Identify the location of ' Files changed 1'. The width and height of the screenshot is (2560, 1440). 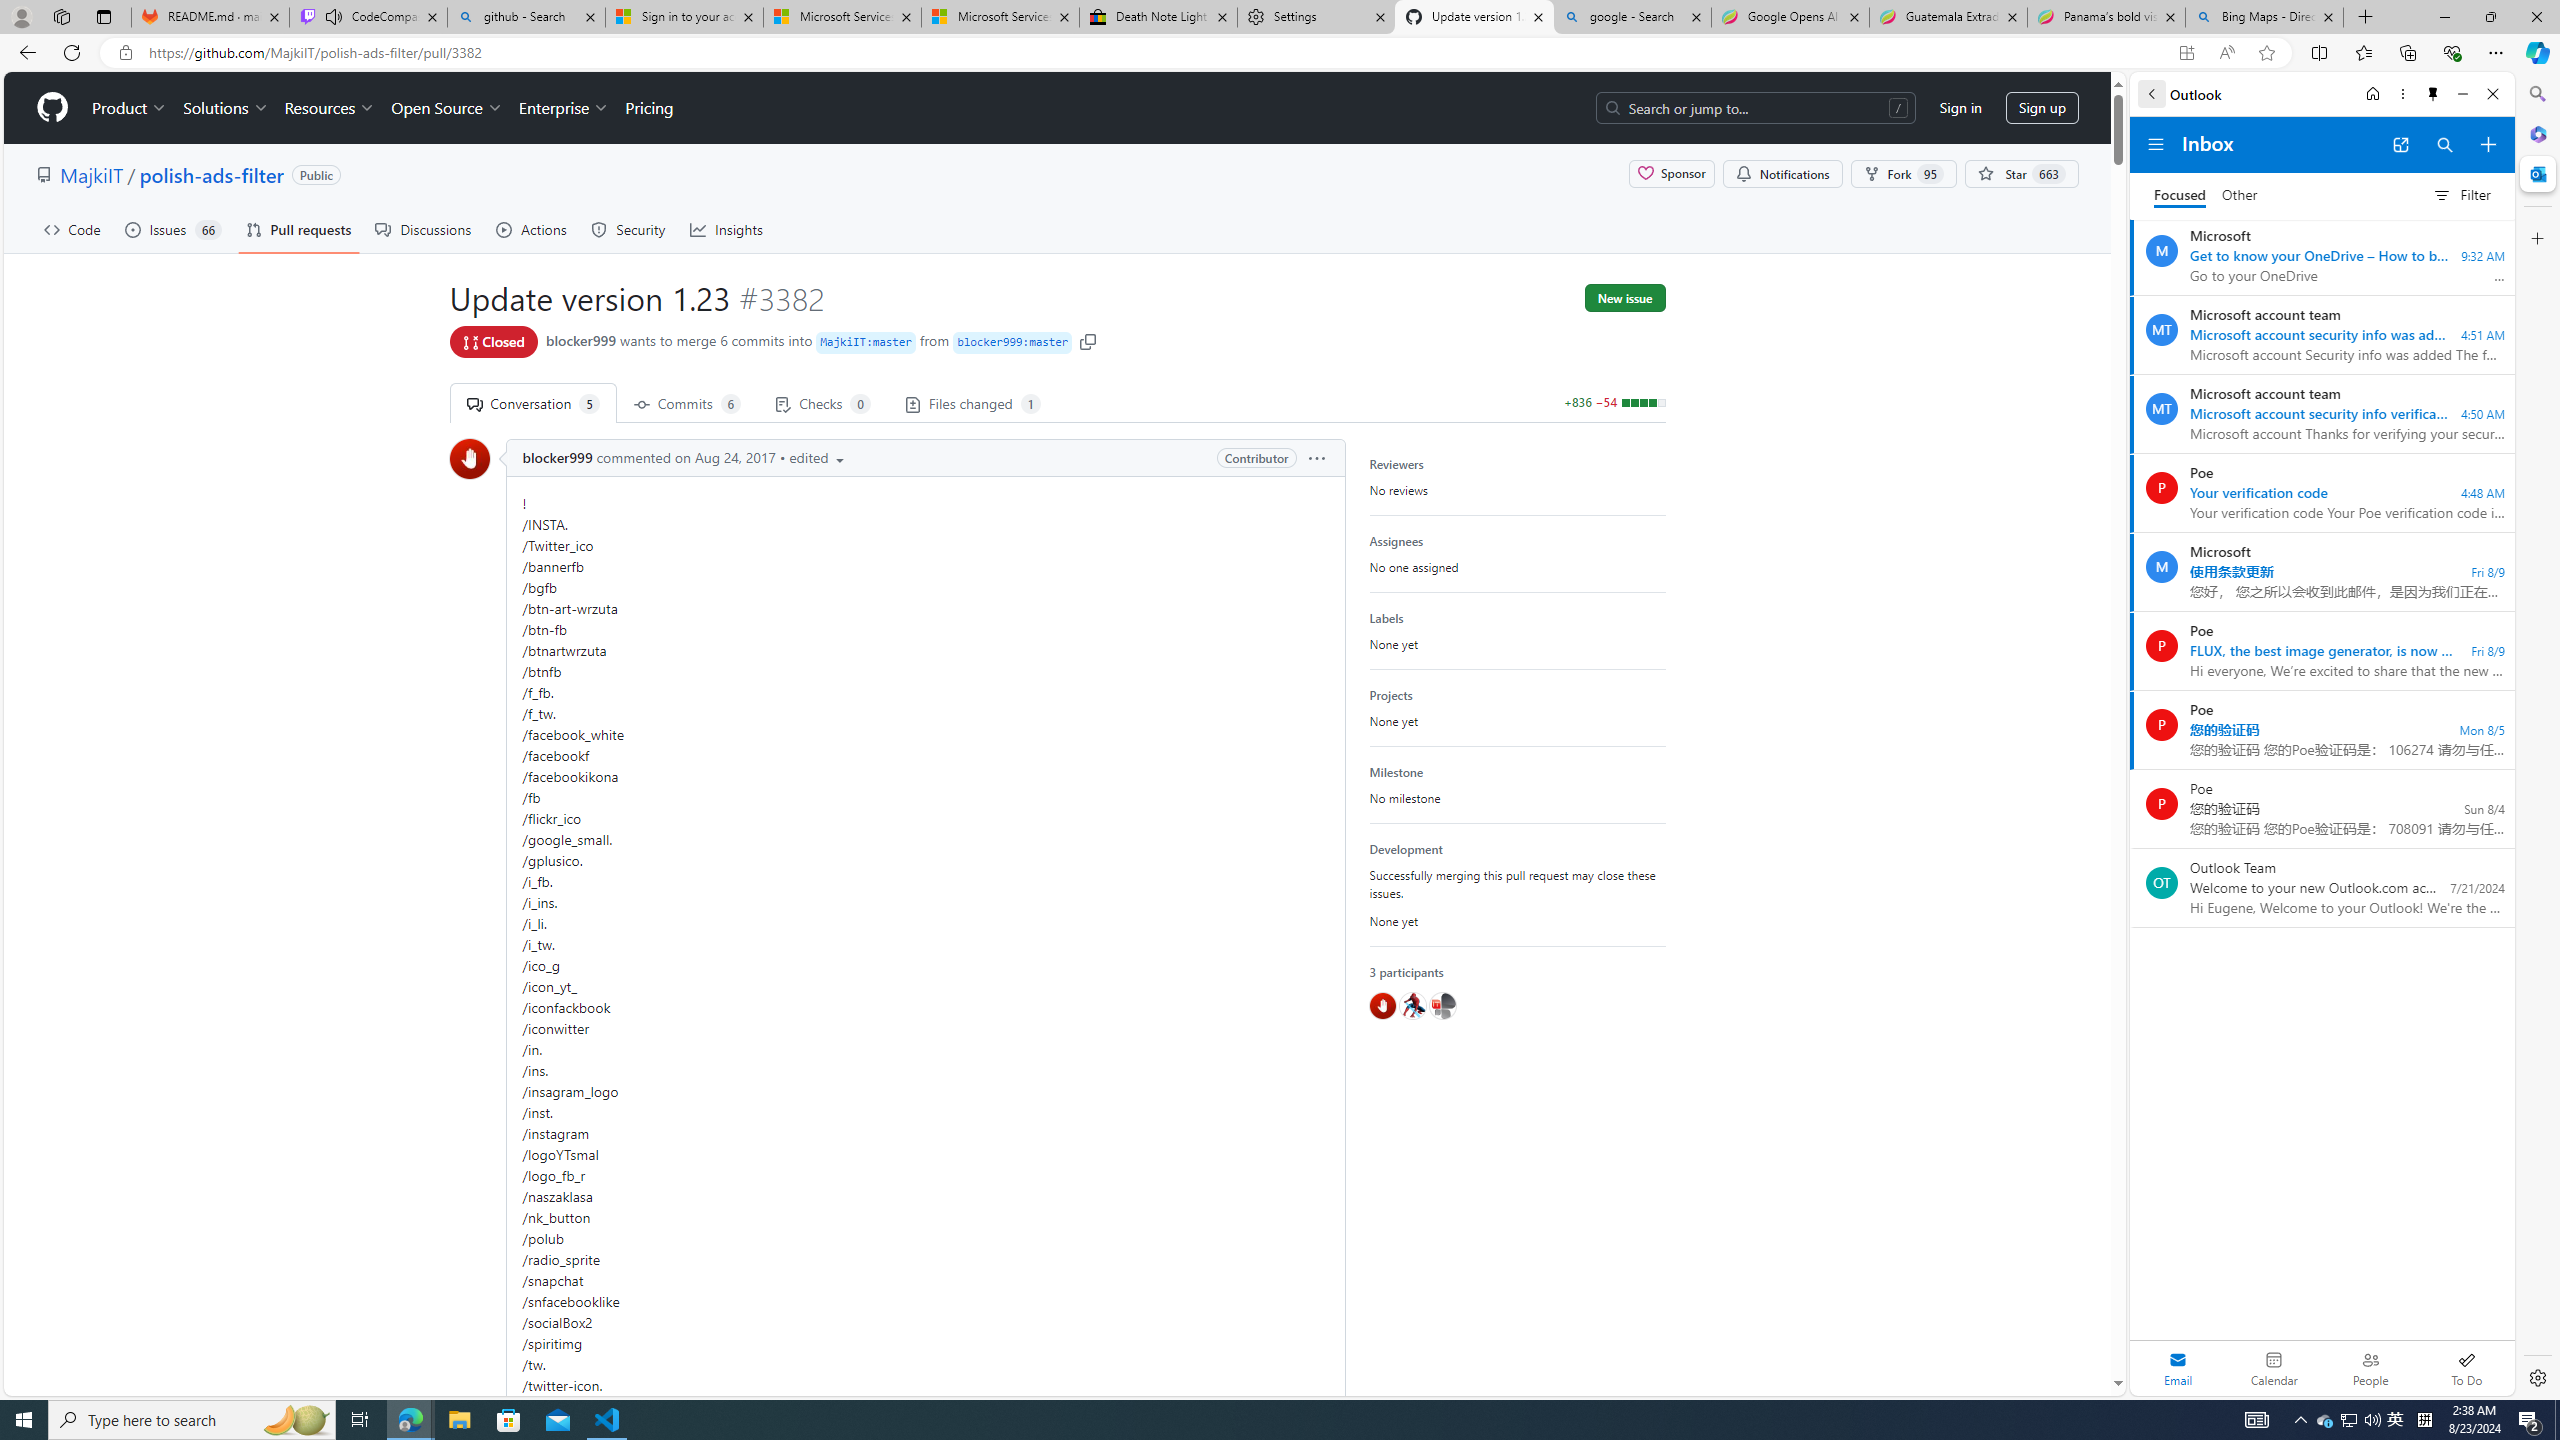
(970, 402).